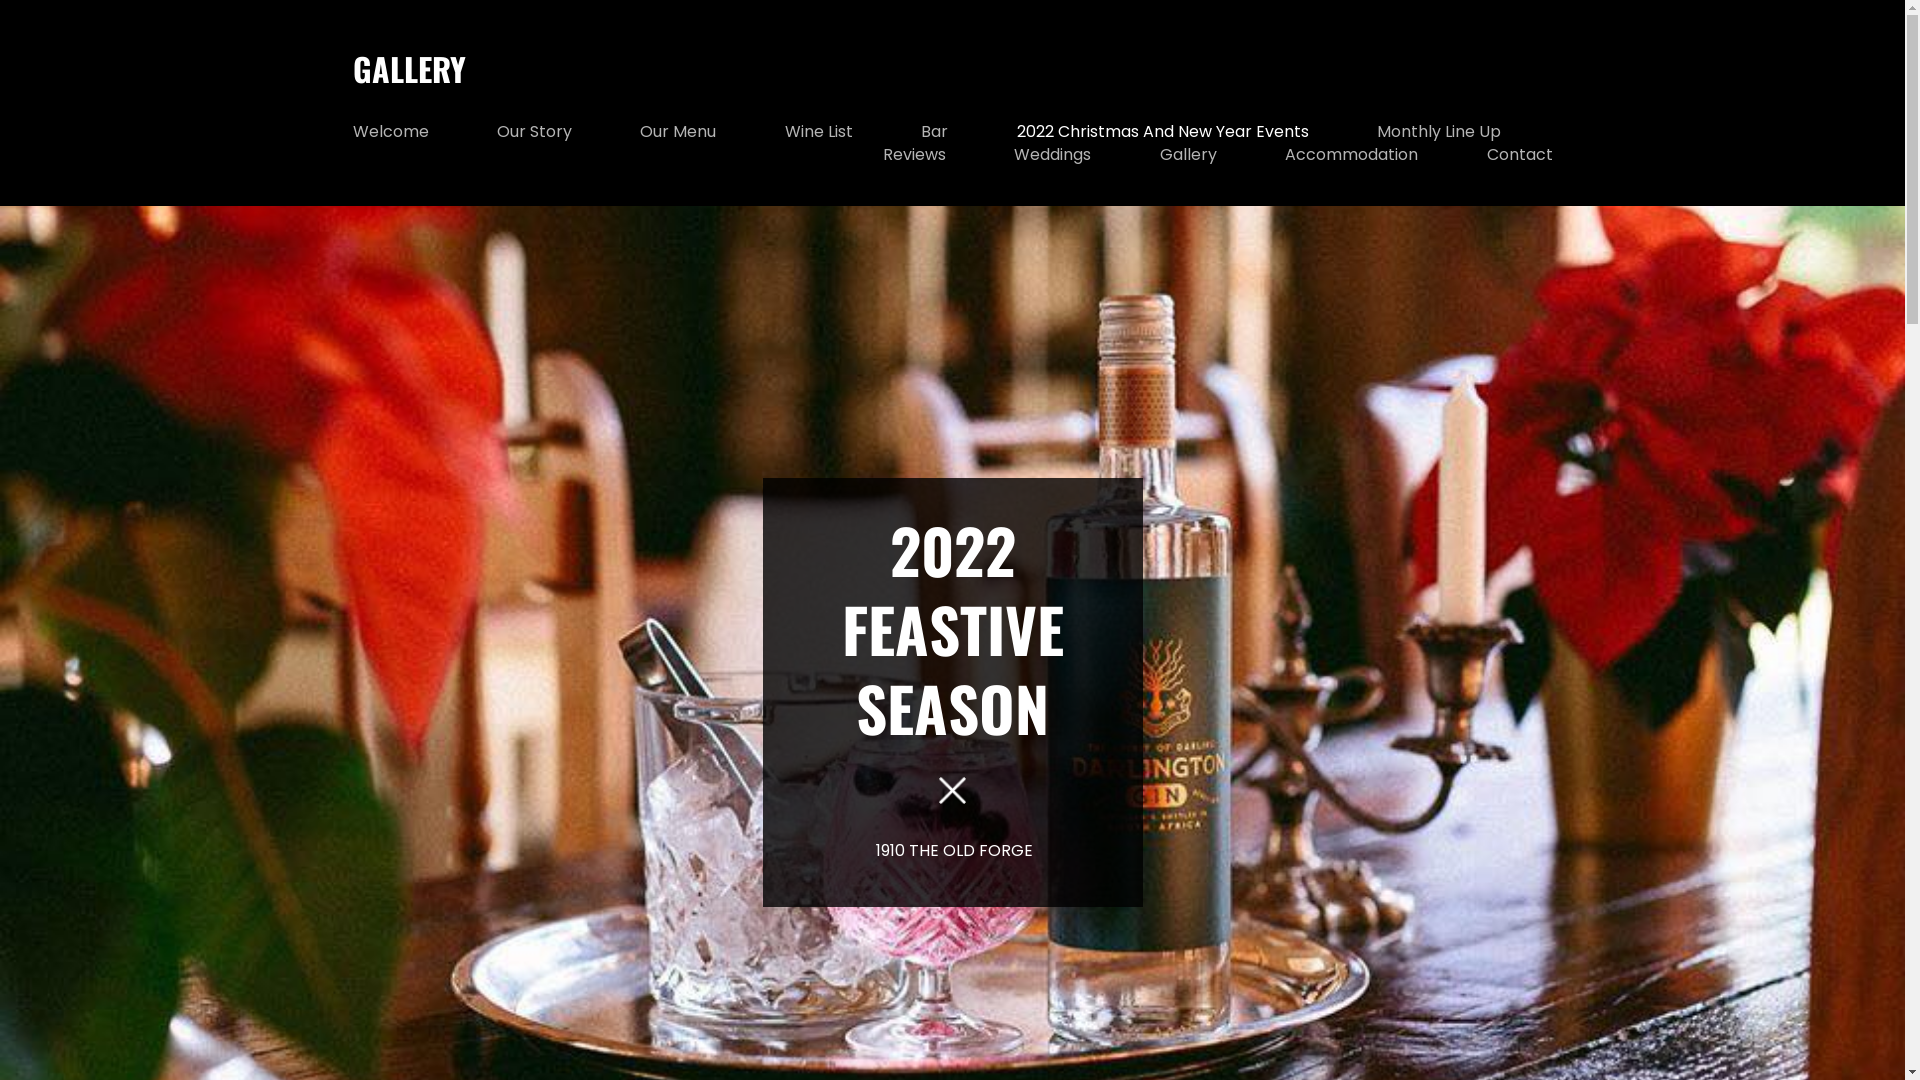 This screenshot has width=1920, height=1080. I want to click on 'Contact', so click(1518, 153).